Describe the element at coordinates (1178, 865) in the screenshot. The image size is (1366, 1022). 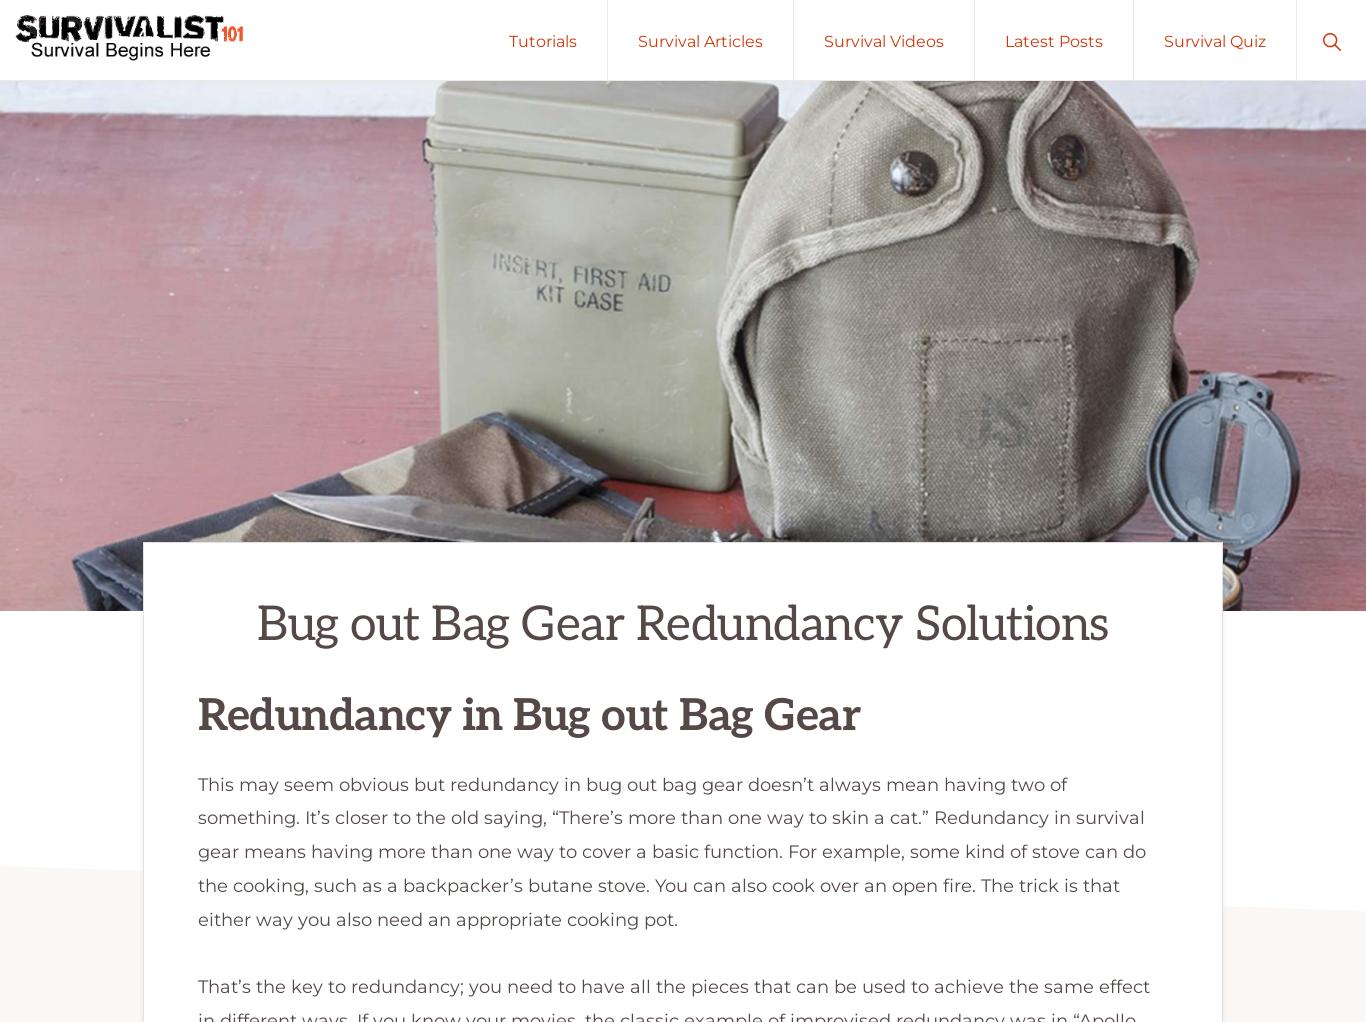
I see `'About Us'` at that location.